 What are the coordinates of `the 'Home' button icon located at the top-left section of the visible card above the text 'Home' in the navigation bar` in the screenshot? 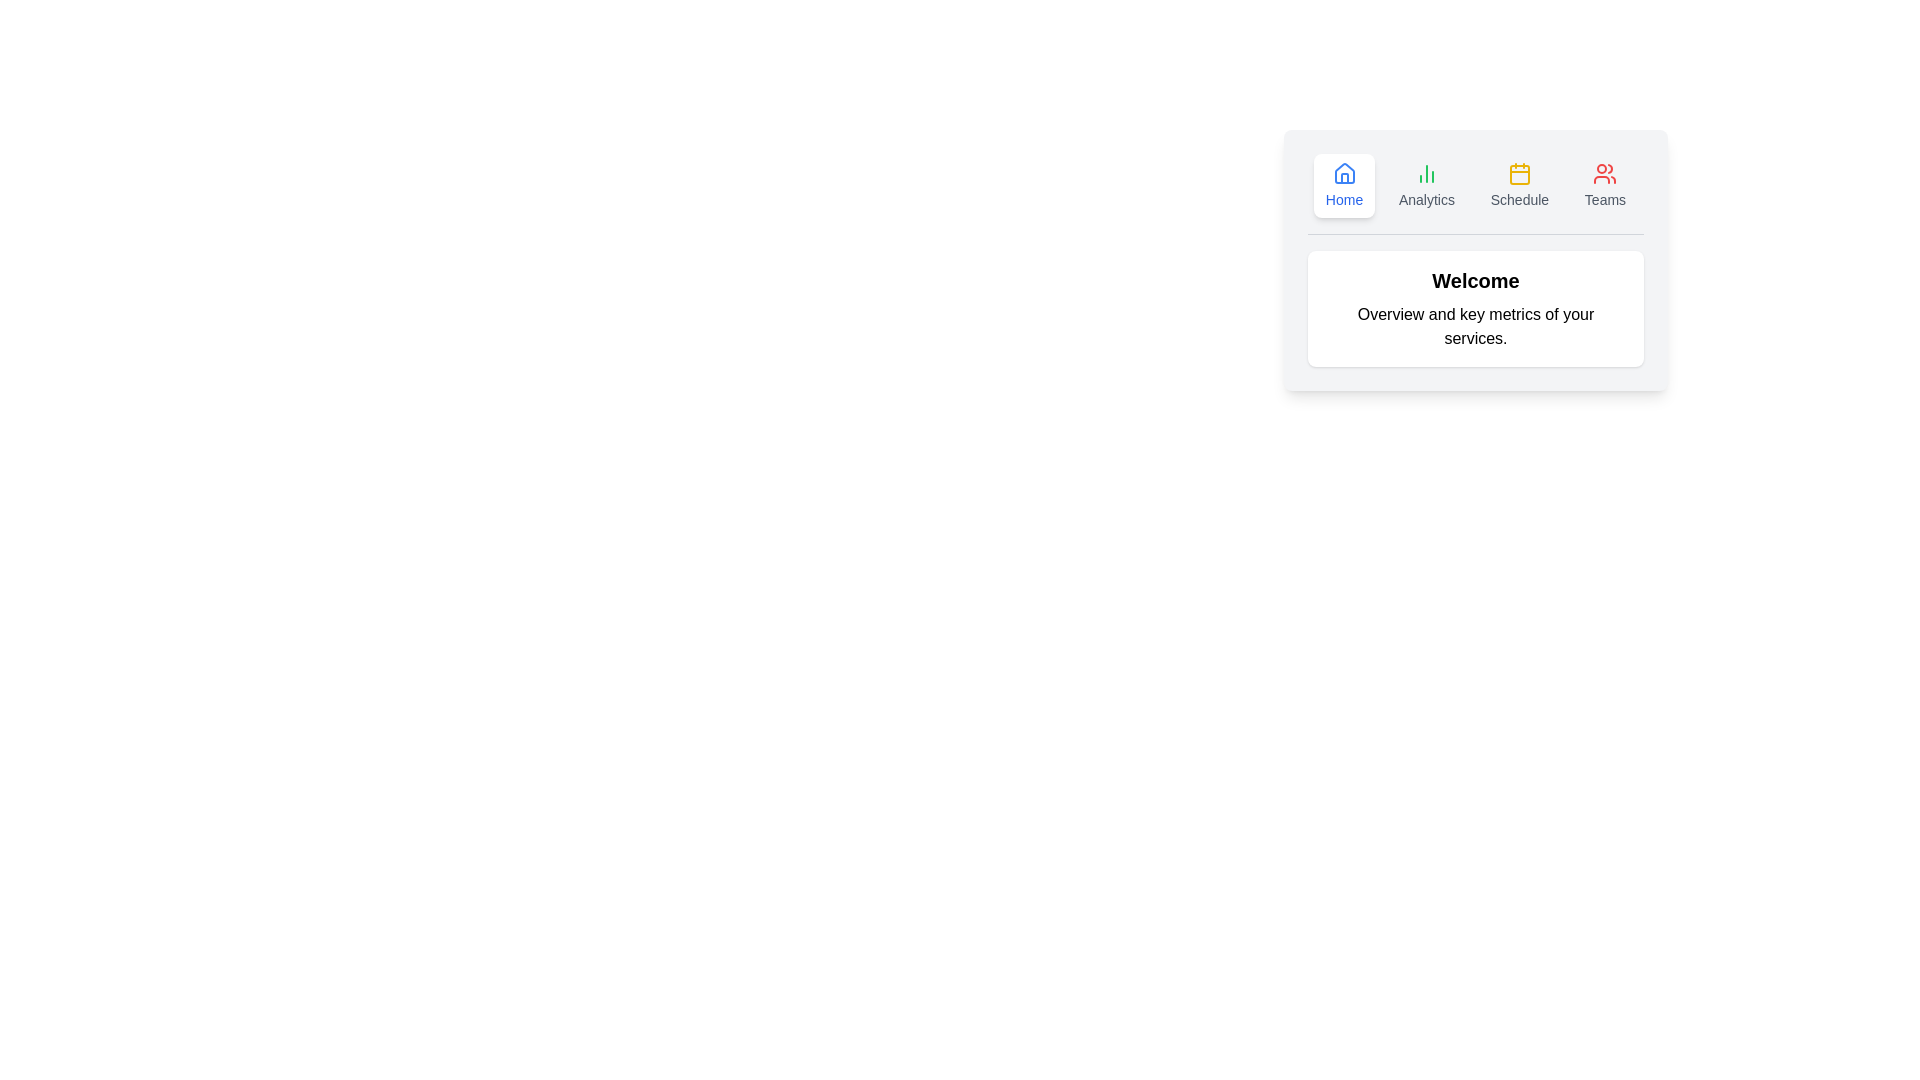 It's located at (1344, 172).